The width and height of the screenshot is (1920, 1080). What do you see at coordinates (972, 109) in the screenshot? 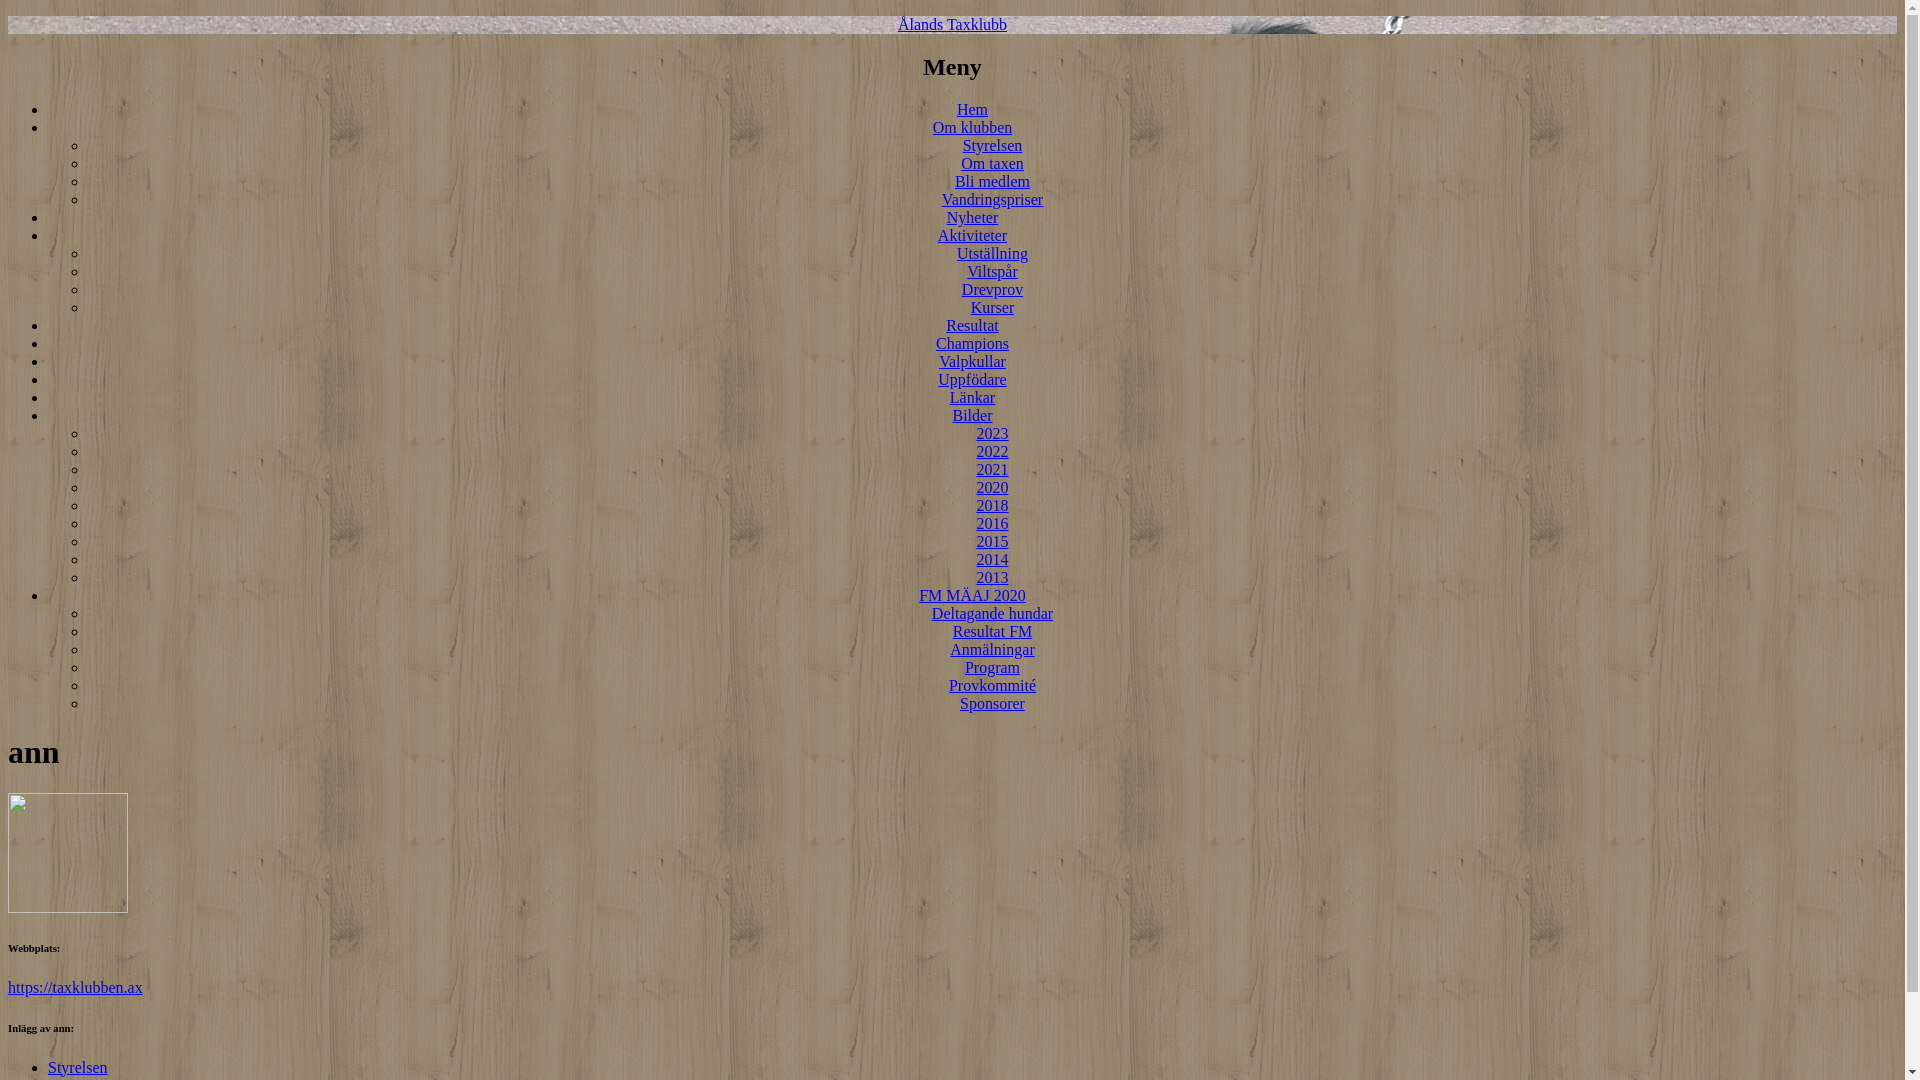
I see `'Hem'` at bounding box center [972, 109].